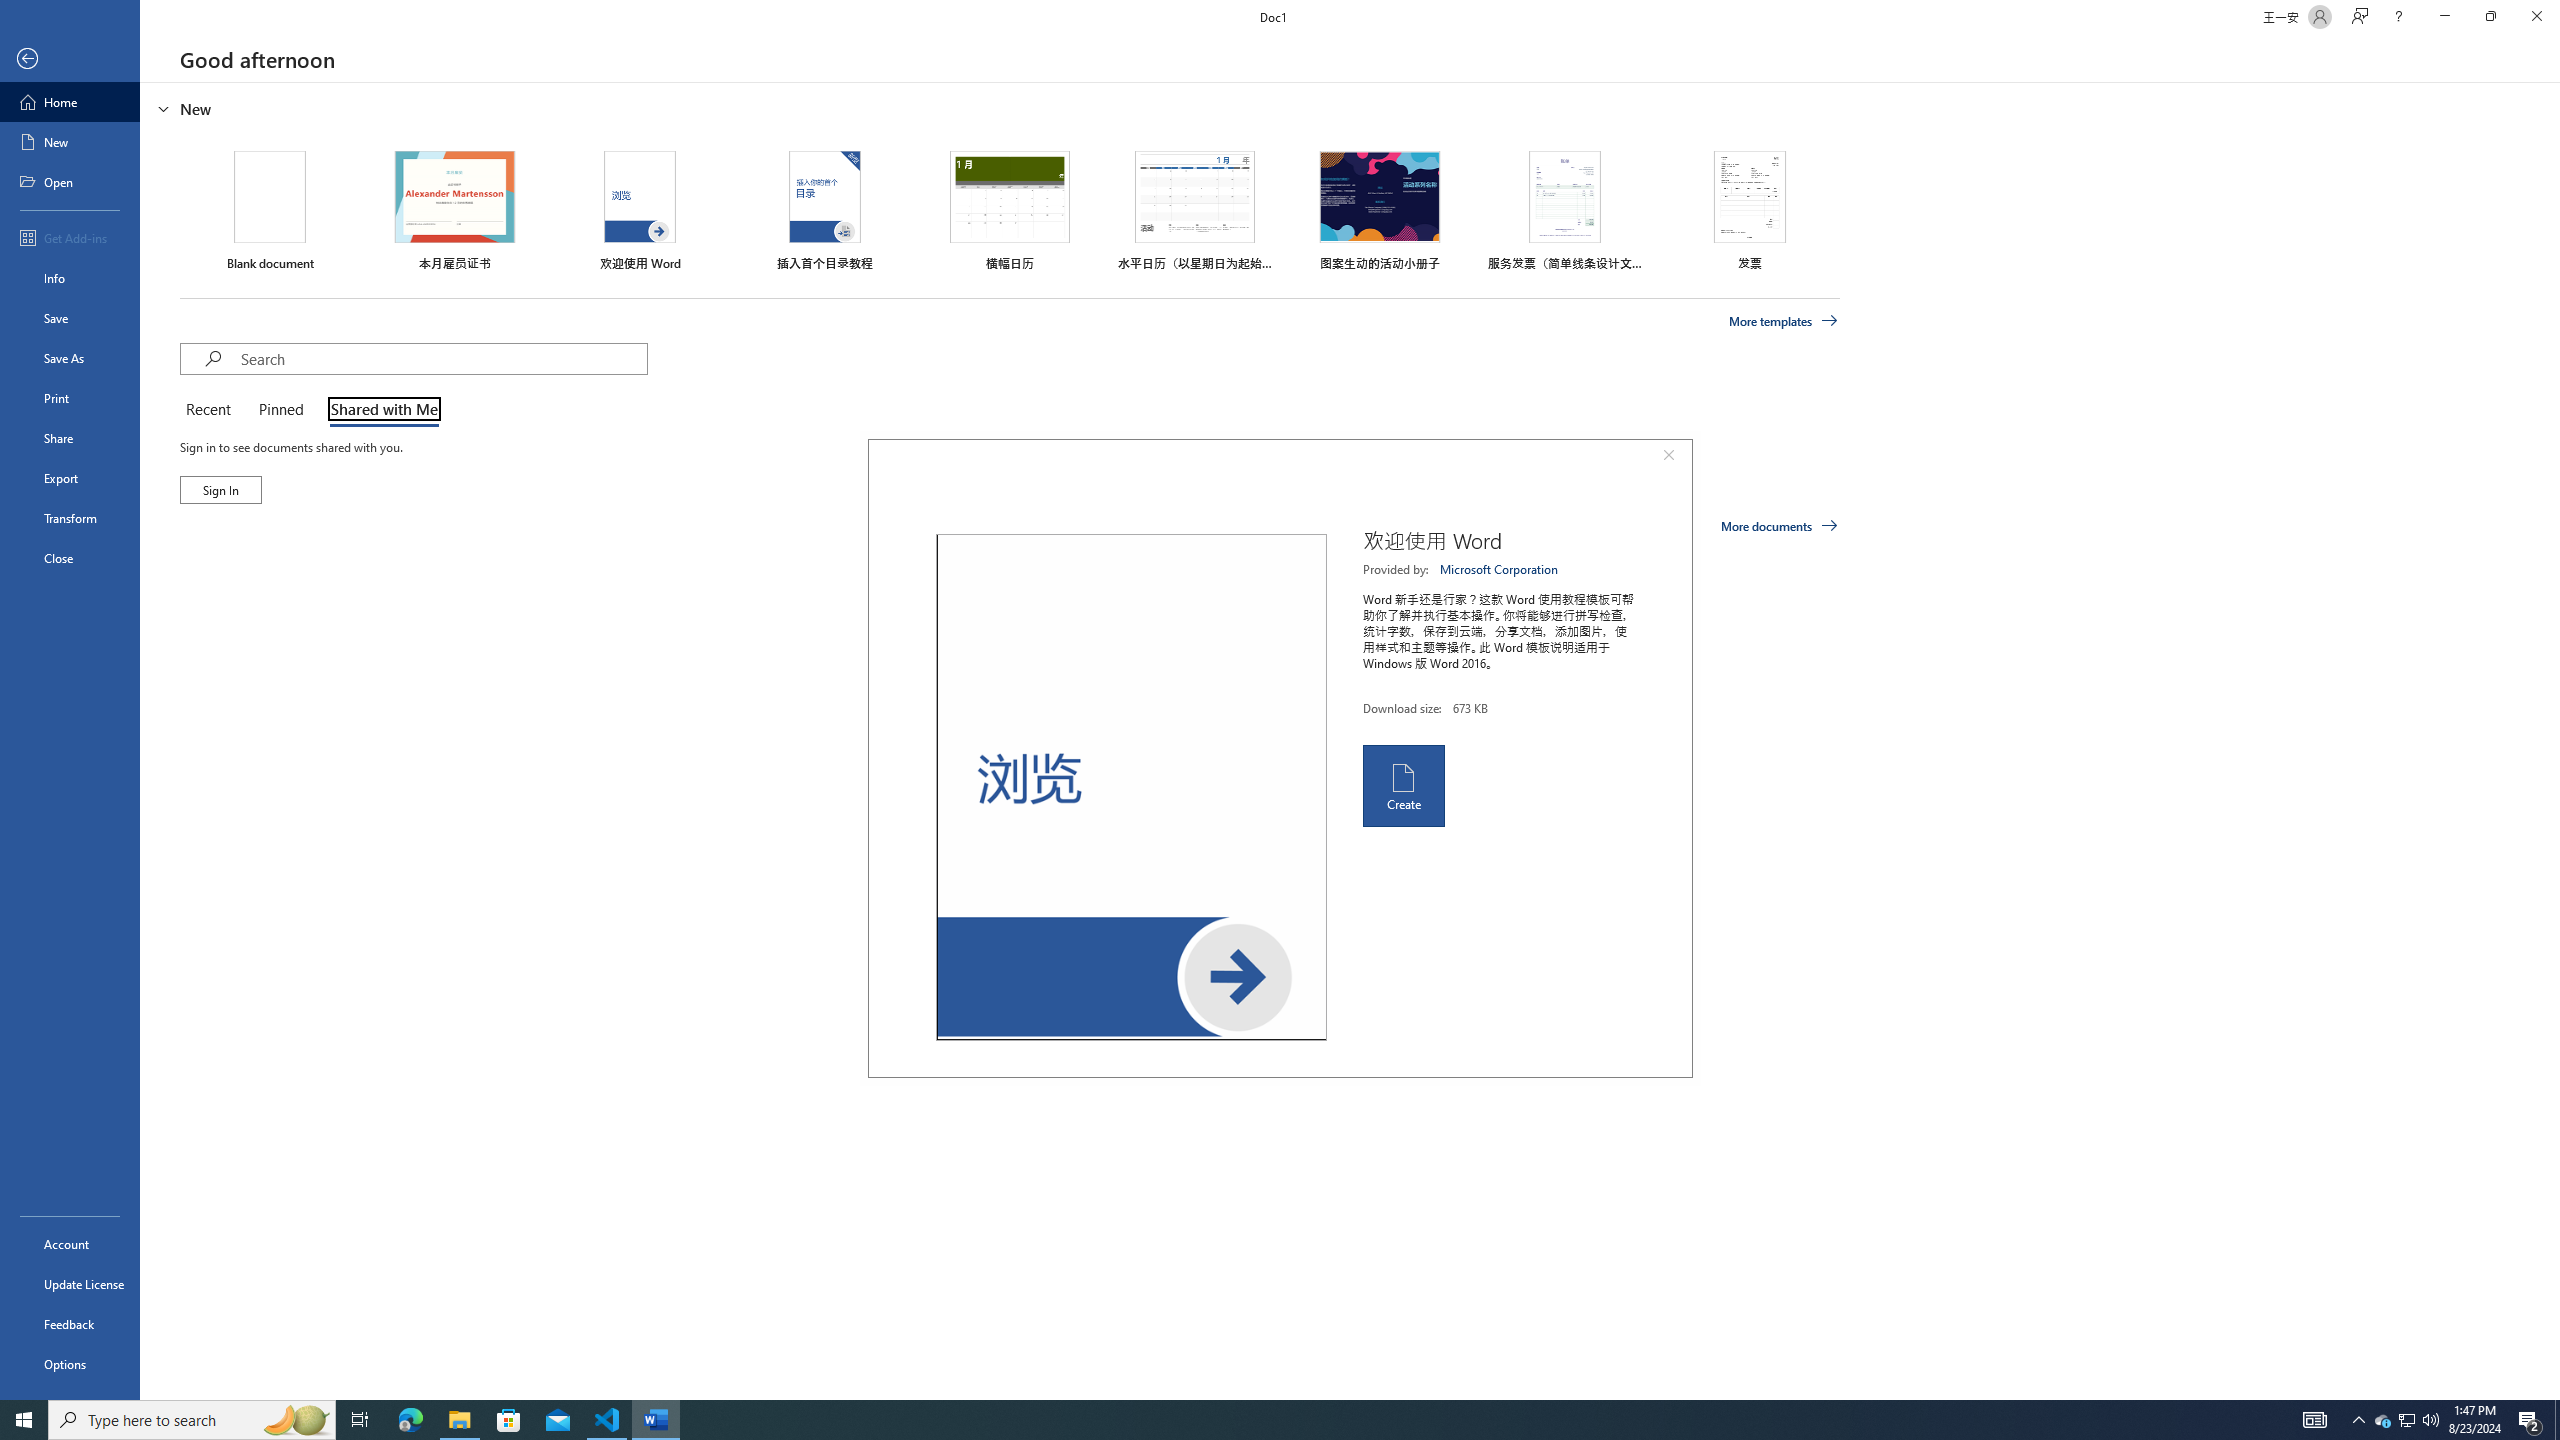  What do you see at coordinates (2551, 740) in the screenshot?
I see `'Class: NetUIScrollBar'` at bounding box center [2551, 740].